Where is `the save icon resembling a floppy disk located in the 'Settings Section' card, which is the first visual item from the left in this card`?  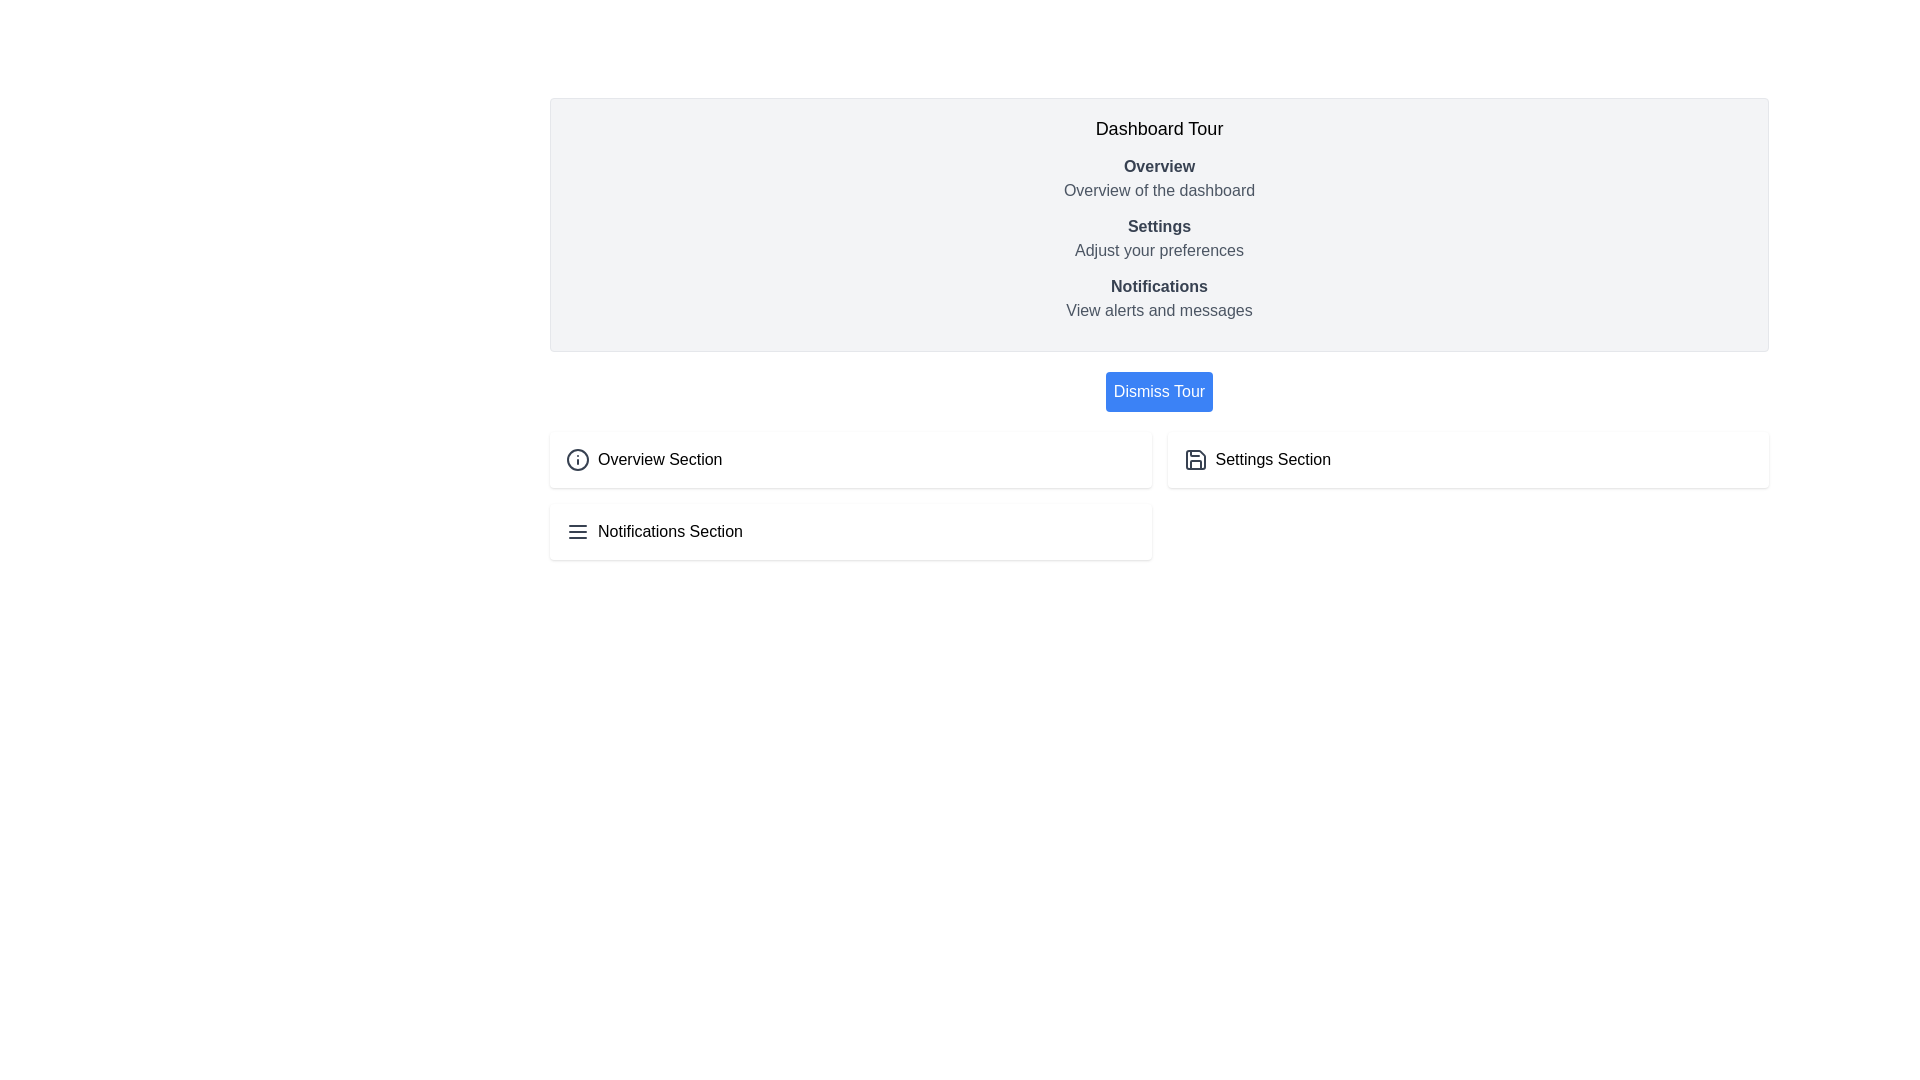
the save icon resembling a floppy disk located in the 'Settings Section' card, which is the first visual item from the left in this card is located at coordinates (1195, 459).